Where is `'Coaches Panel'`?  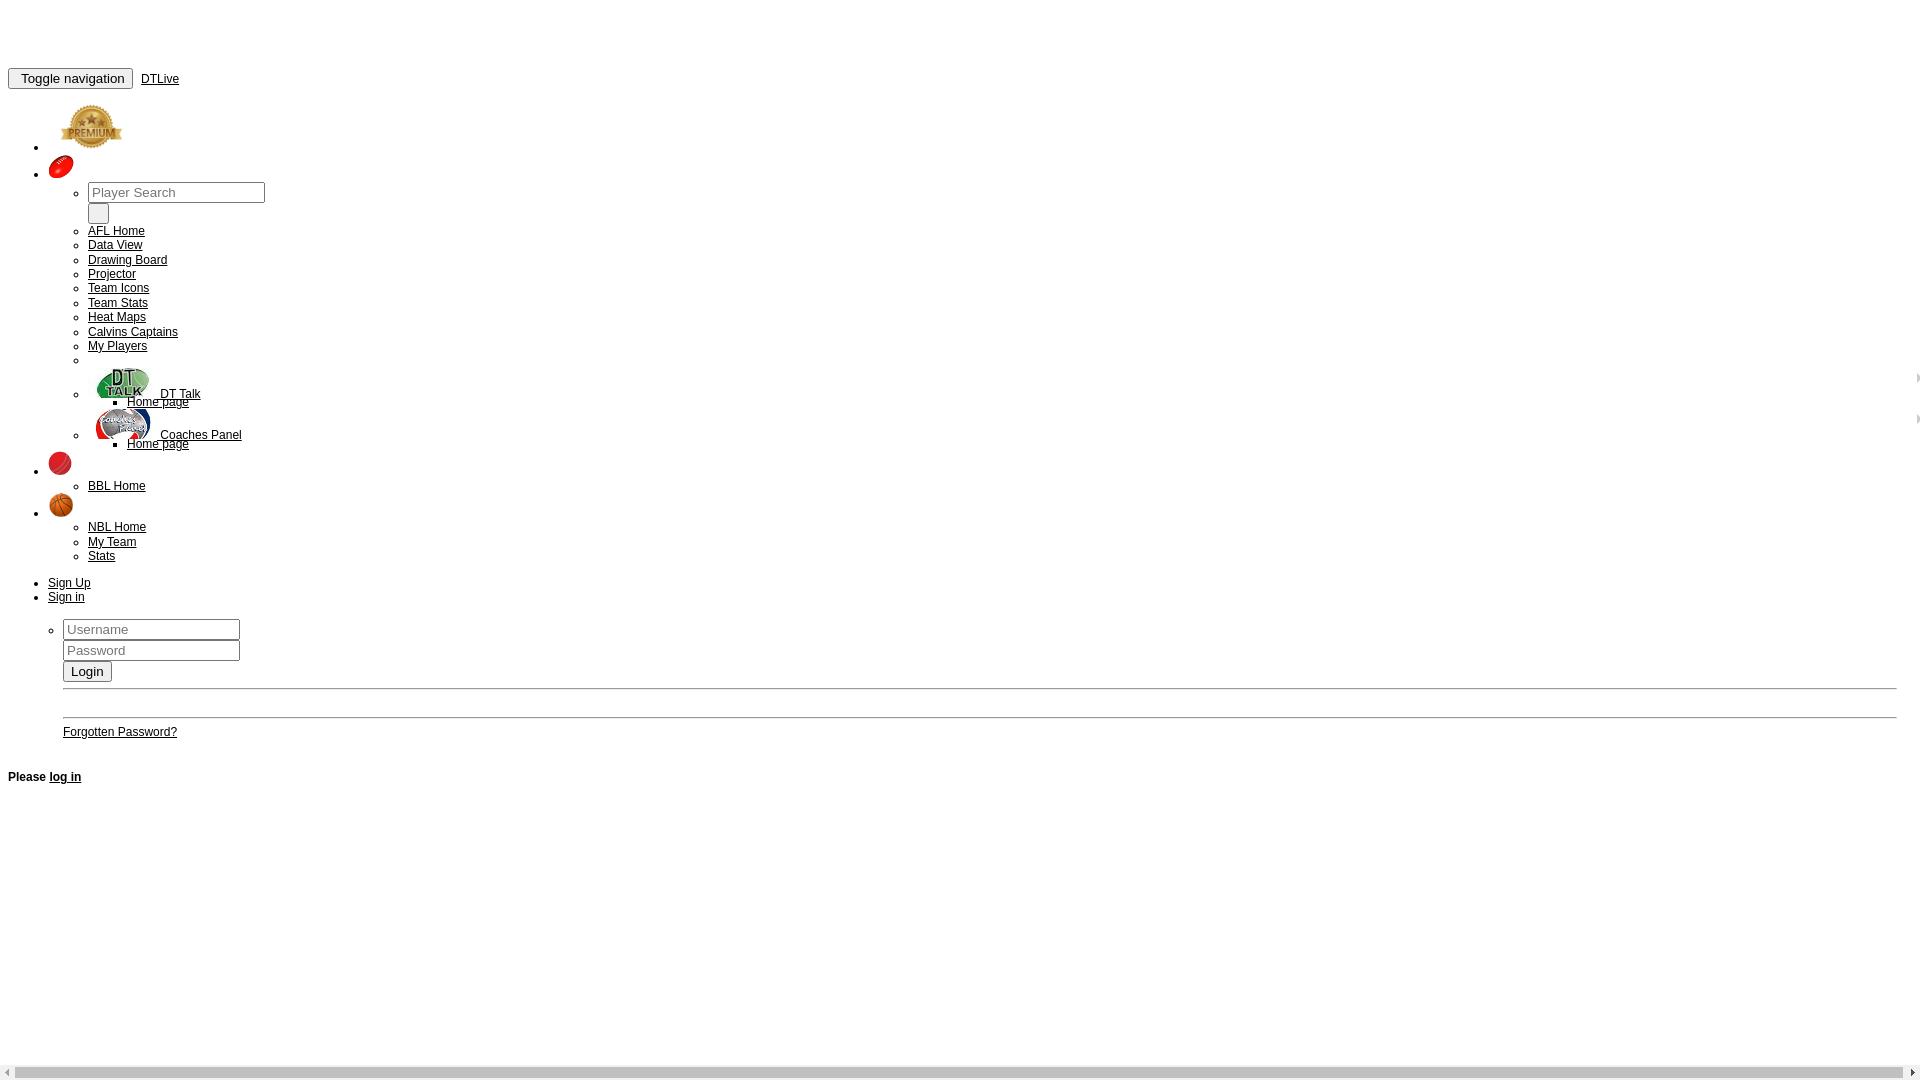 'Coaches Panel' is located at coordinates (164, 434).